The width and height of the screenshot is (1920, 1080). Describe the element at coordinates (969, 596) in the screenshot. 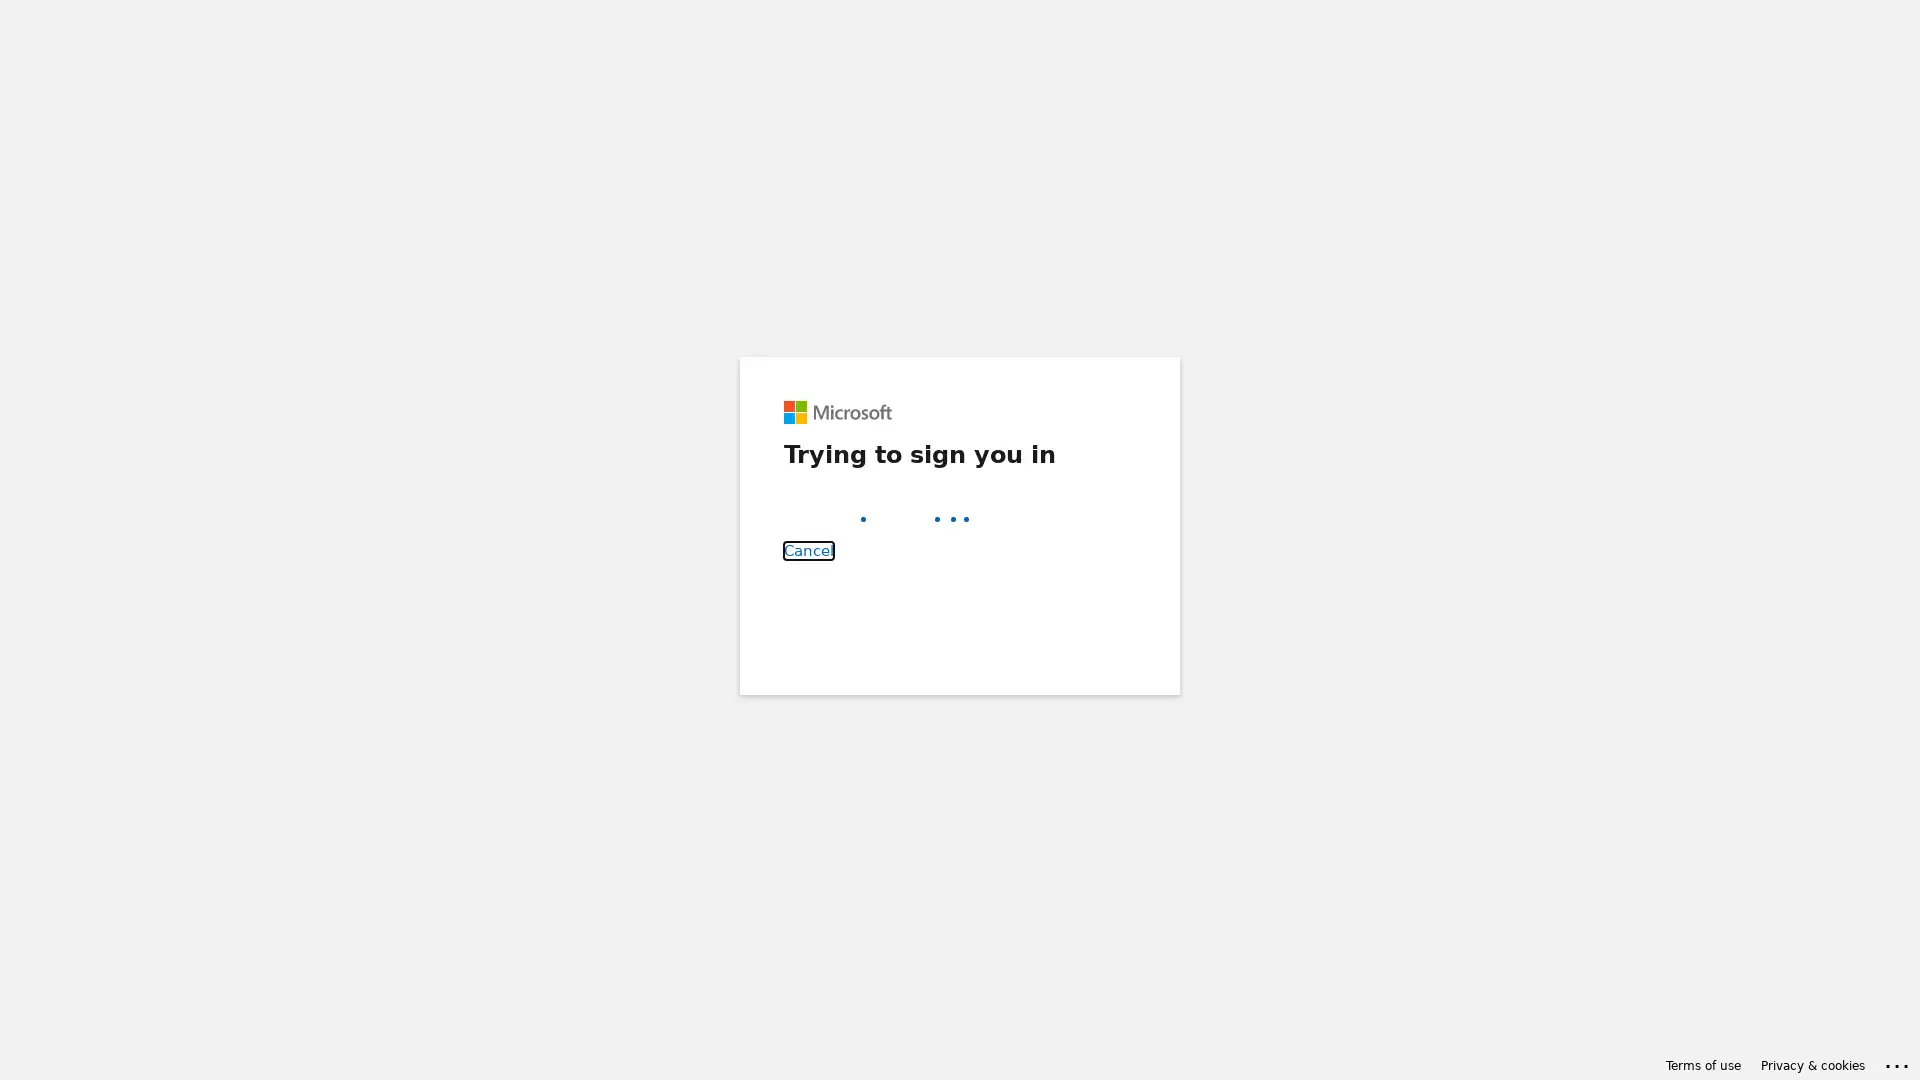

I see `Back` at that location.